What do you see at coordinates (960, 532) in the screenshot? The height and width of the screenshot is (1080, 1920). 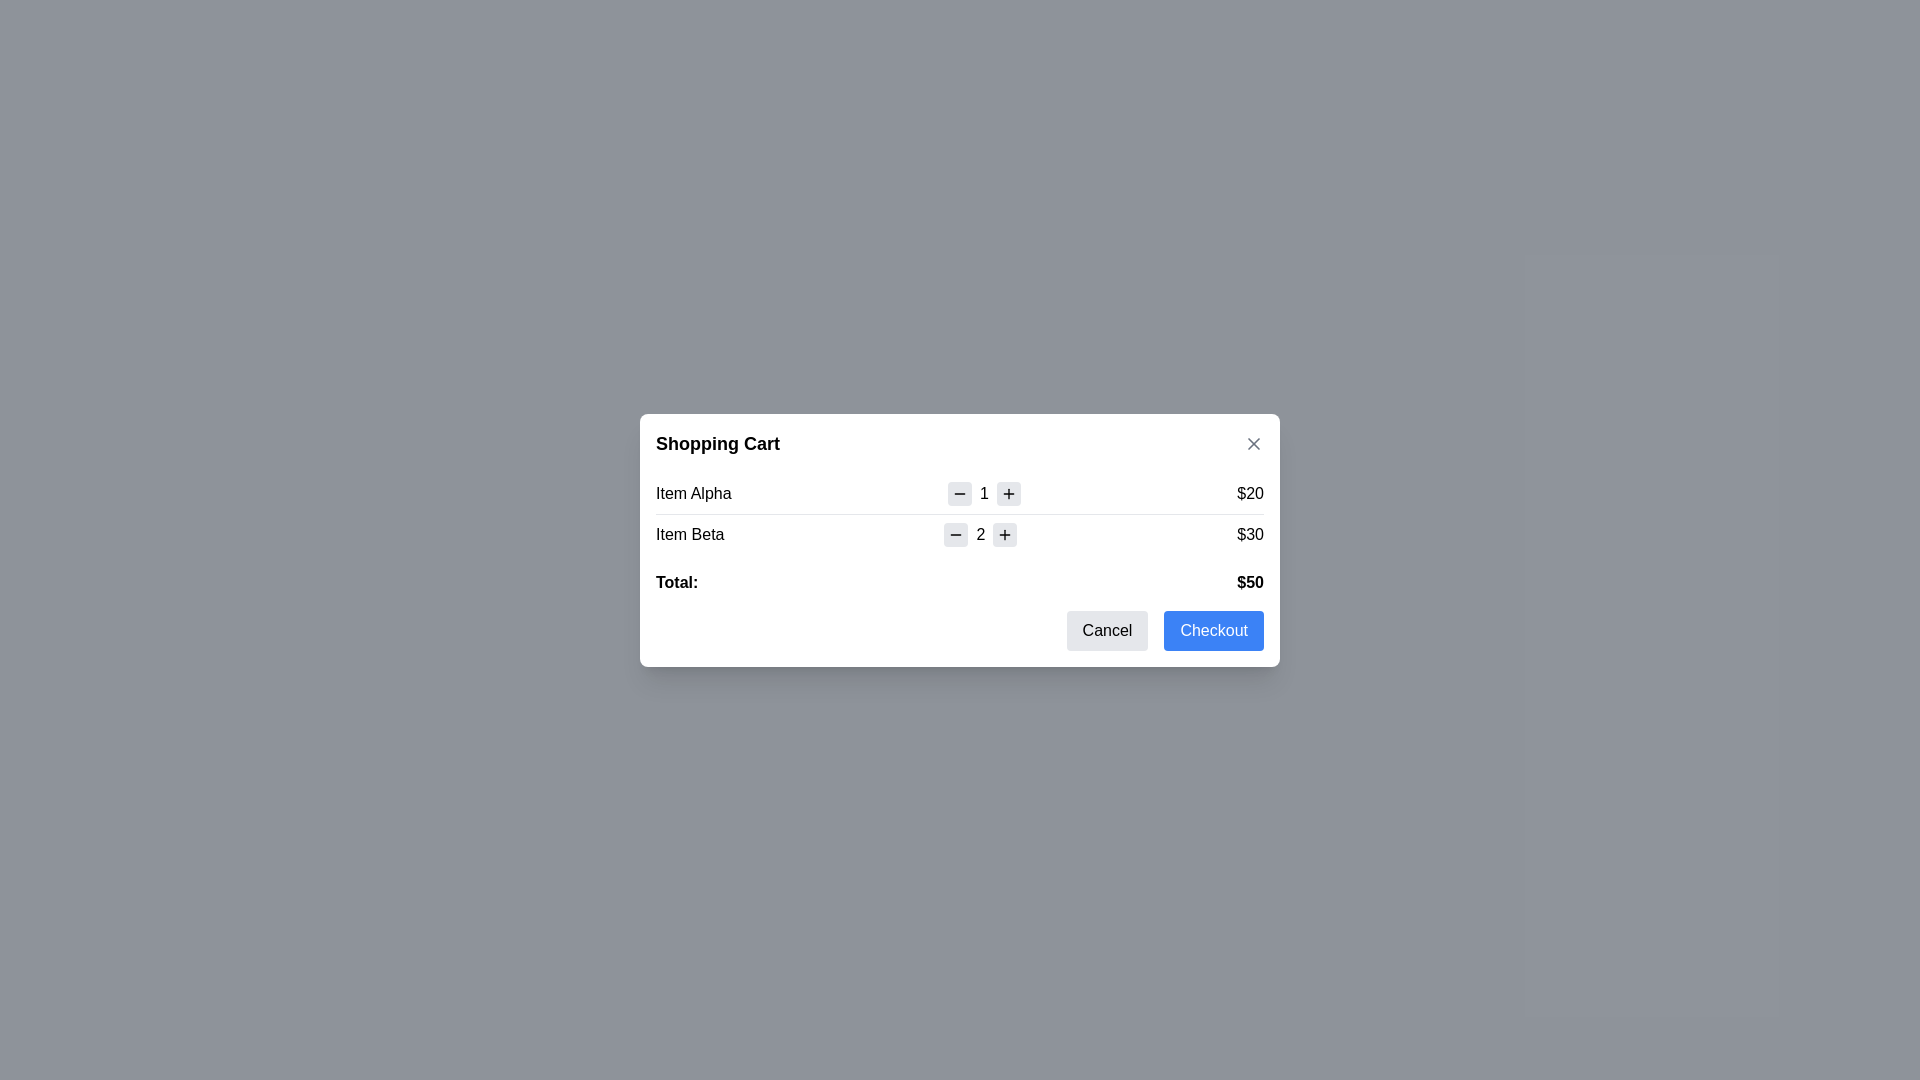 I see `the buttons in the shopping cart list item for 'Item Beta'` at bounding box center [960, 532].